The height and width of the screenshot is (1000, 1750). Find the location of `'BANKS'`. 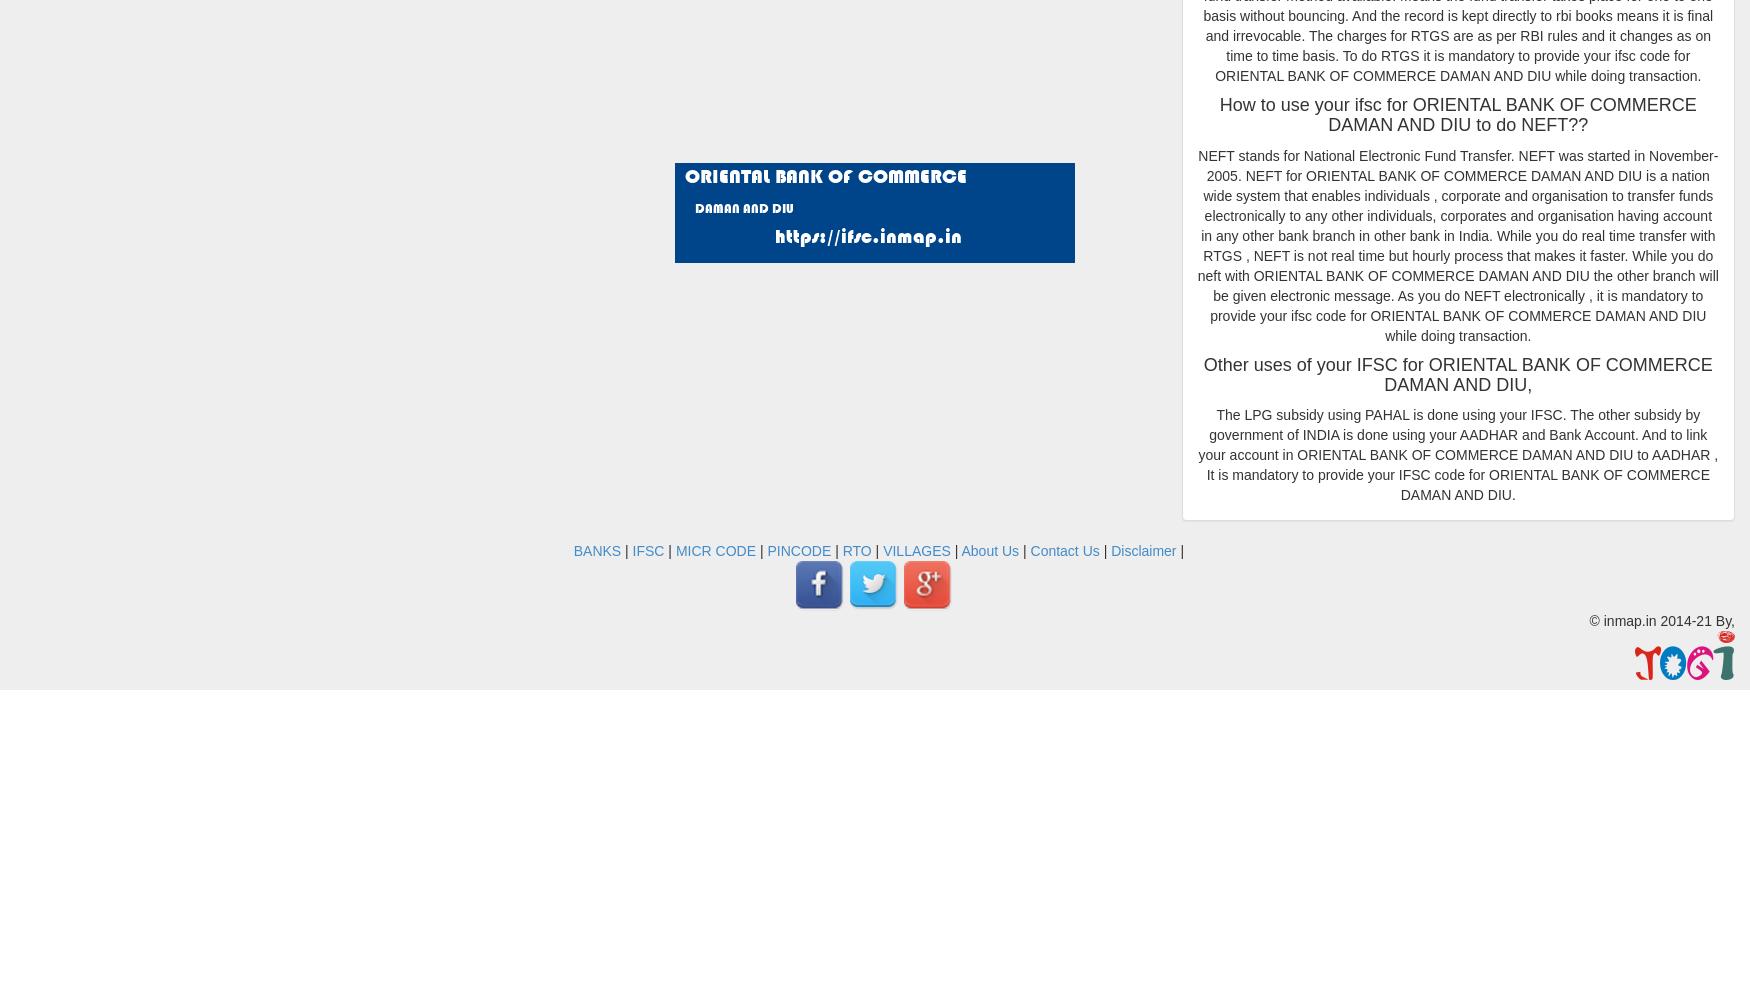

'BANKS' is located at coordinates (596, 551).